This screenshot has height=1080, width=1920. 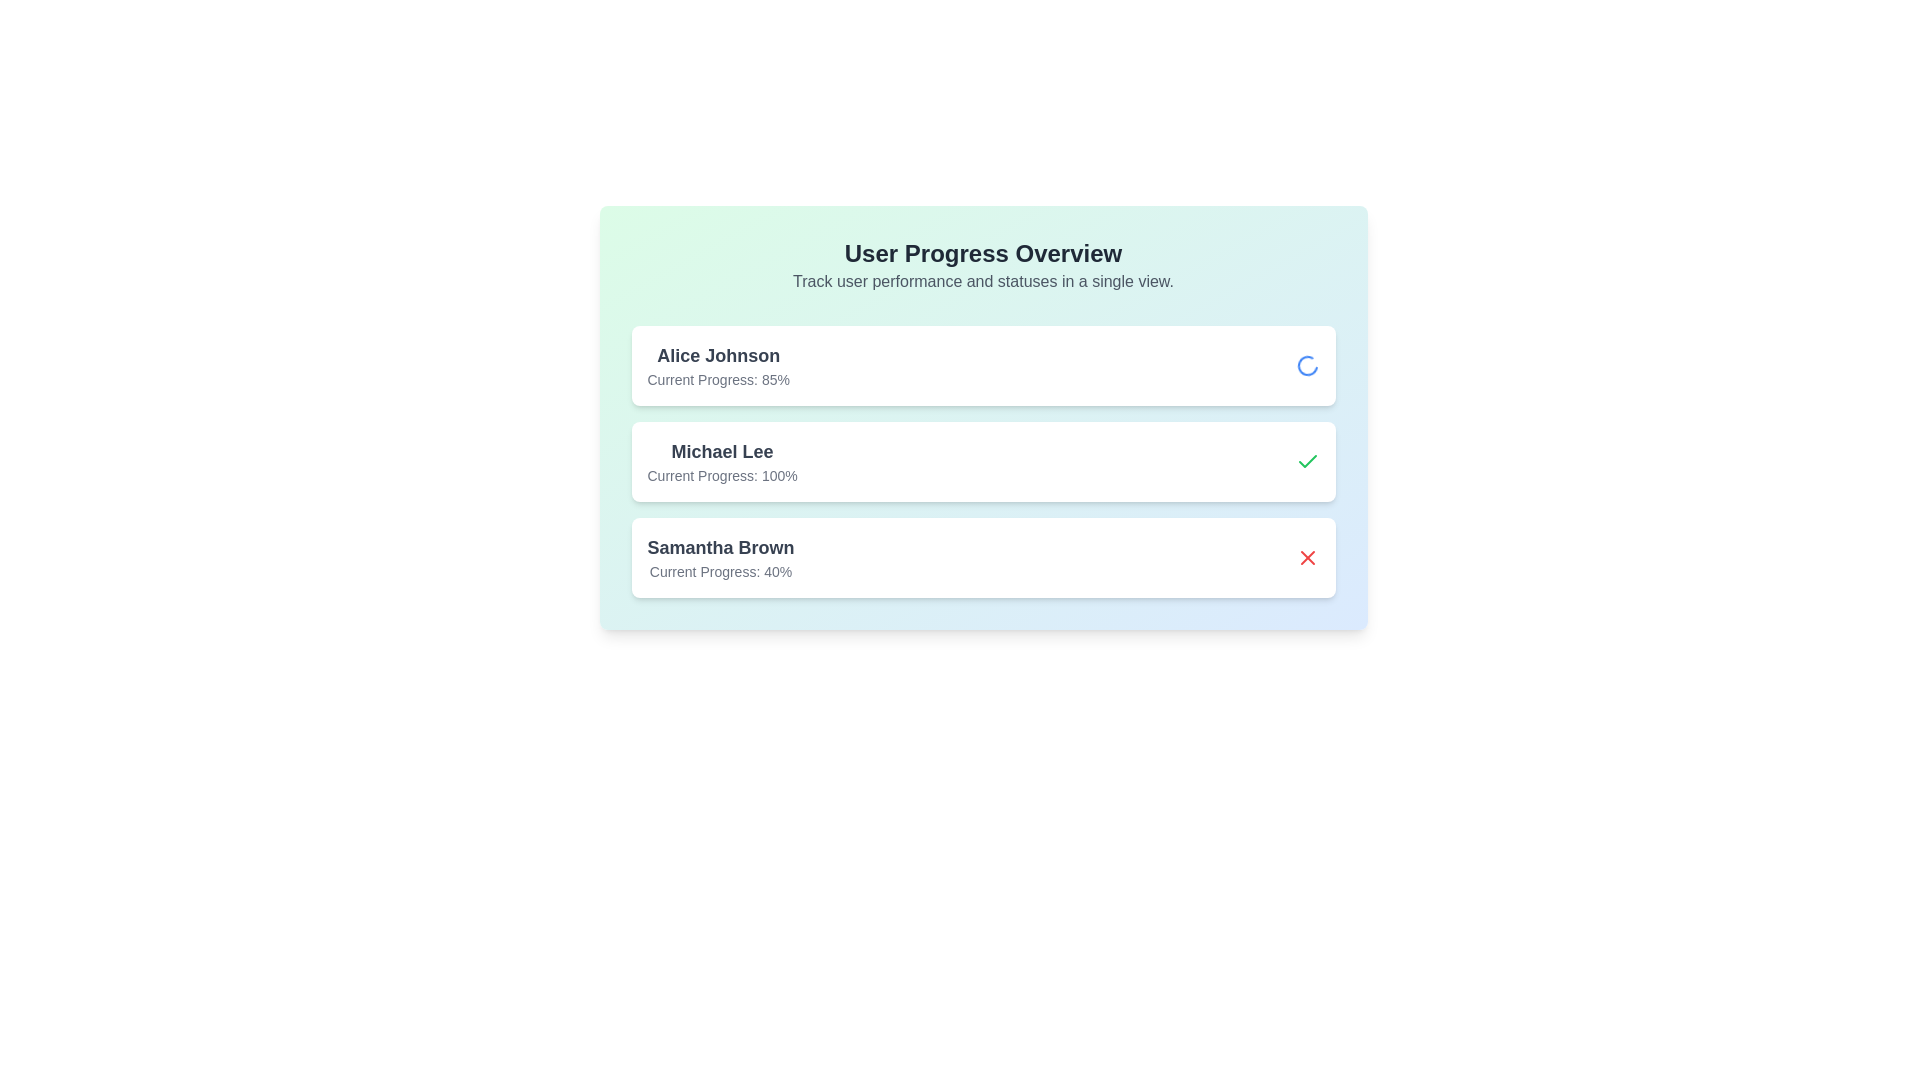 I want to click on the label displaying 'Current Progress: 40%' located beneath the name 'Samantha Brown' in the user progress summary card, so click(x=720, y=571).